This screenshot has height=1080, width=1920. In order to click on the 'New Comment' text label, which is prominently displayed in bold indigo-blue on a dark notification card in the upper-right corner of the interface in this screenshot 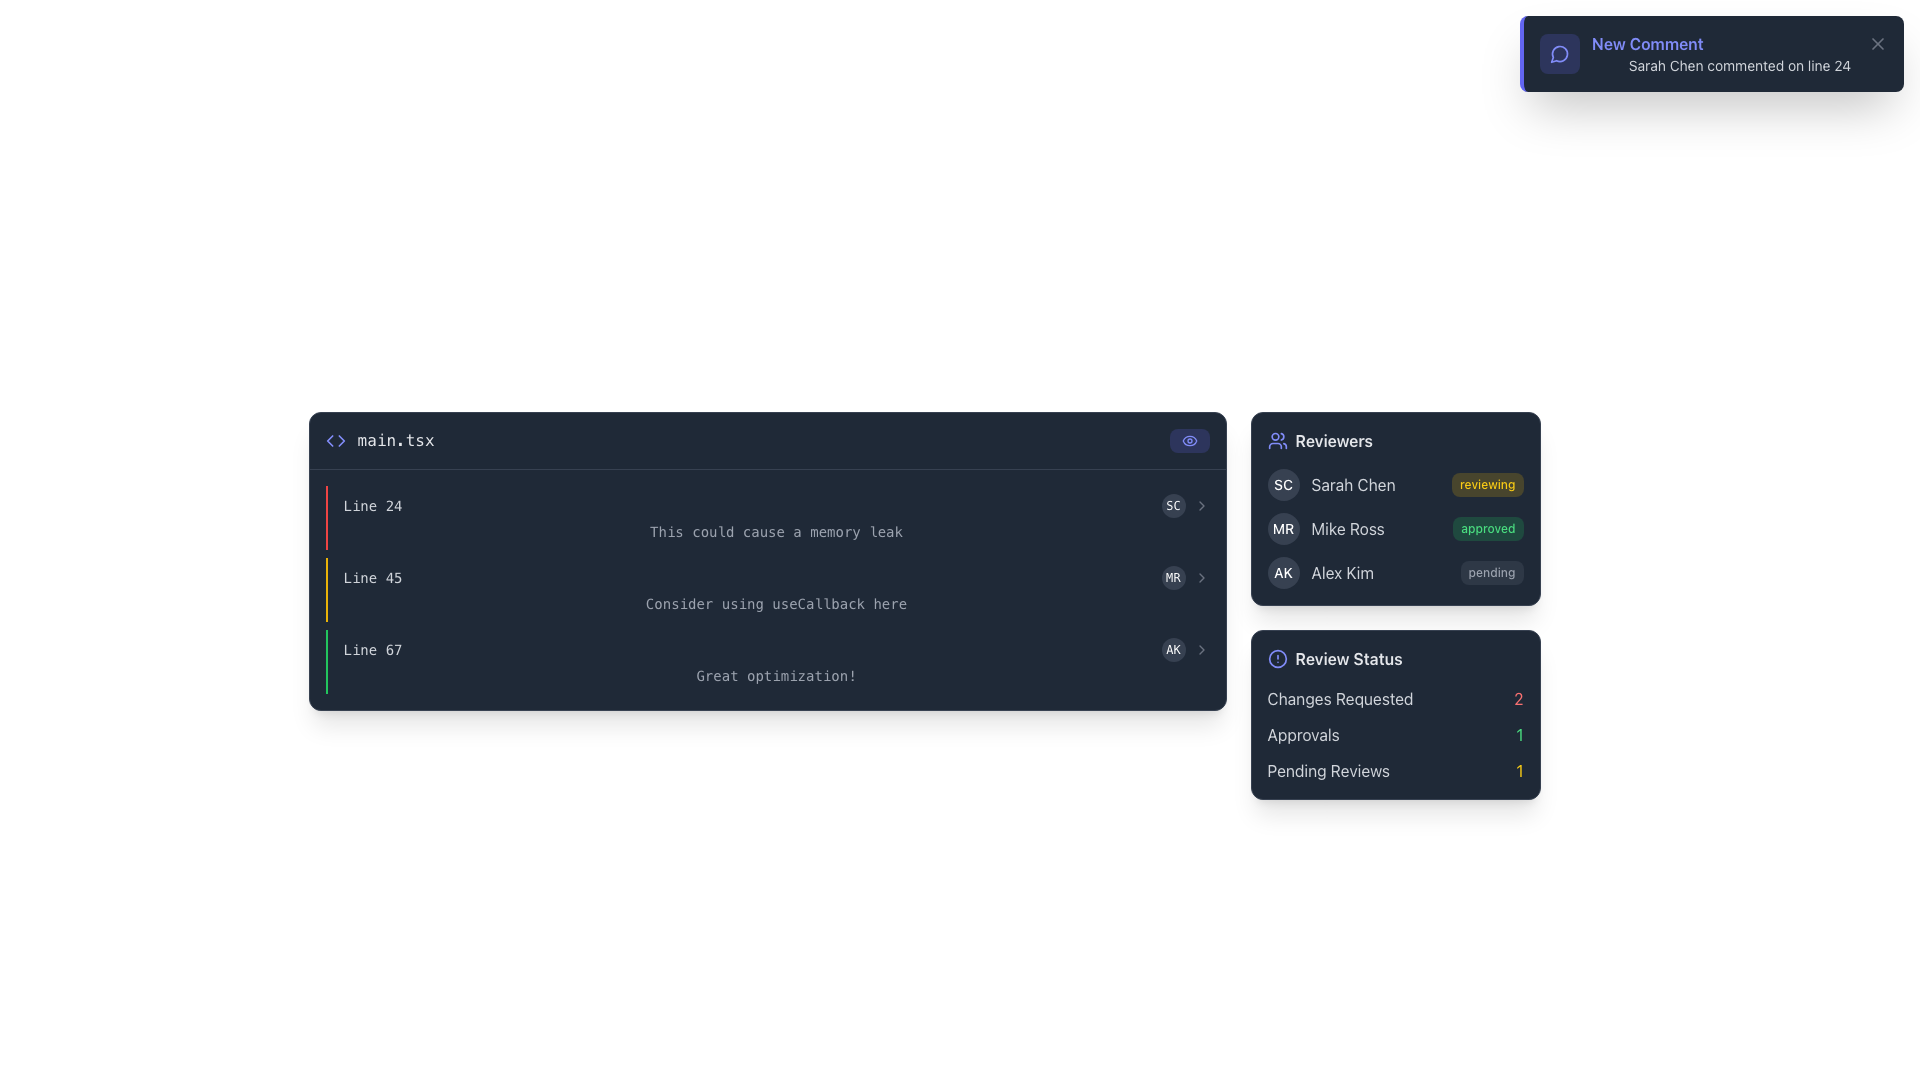, I will do `click(1647, 43)`.